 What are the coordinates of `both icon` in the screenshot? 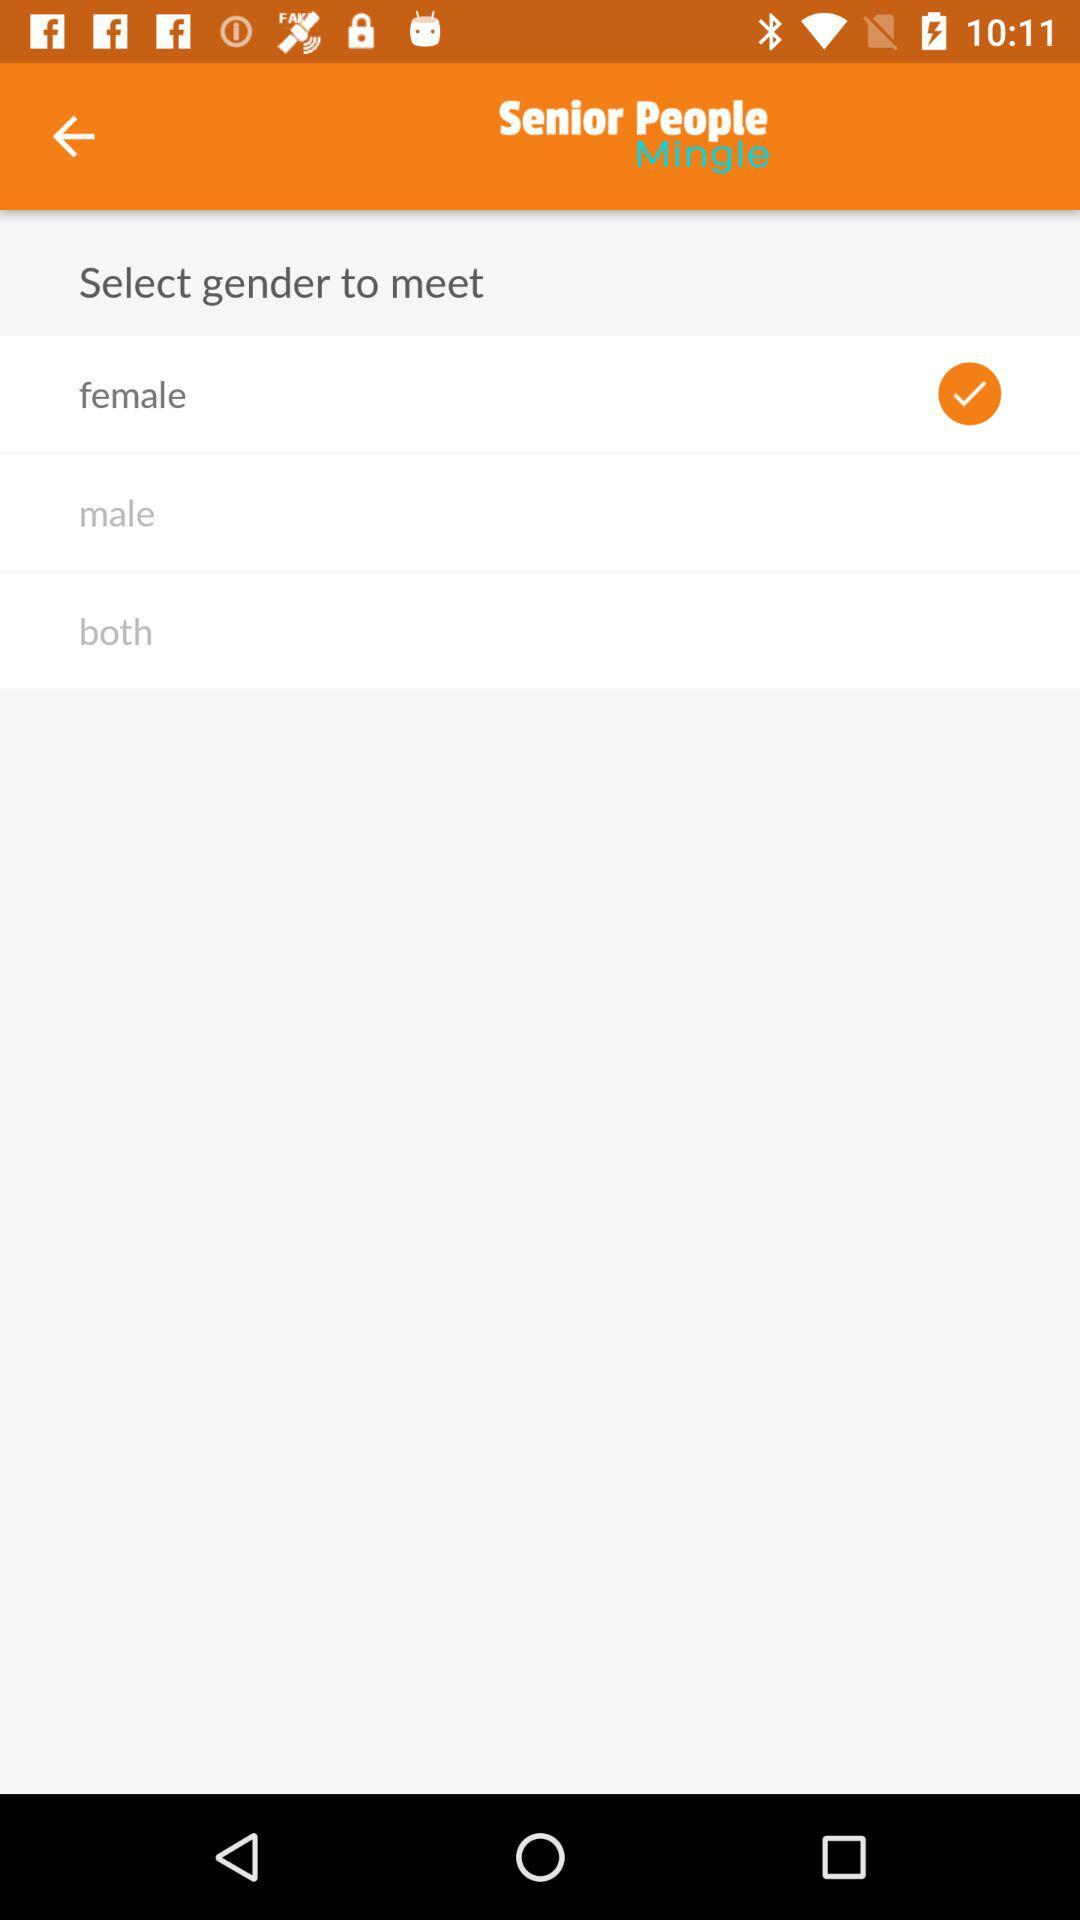 It's located at (115, 629).